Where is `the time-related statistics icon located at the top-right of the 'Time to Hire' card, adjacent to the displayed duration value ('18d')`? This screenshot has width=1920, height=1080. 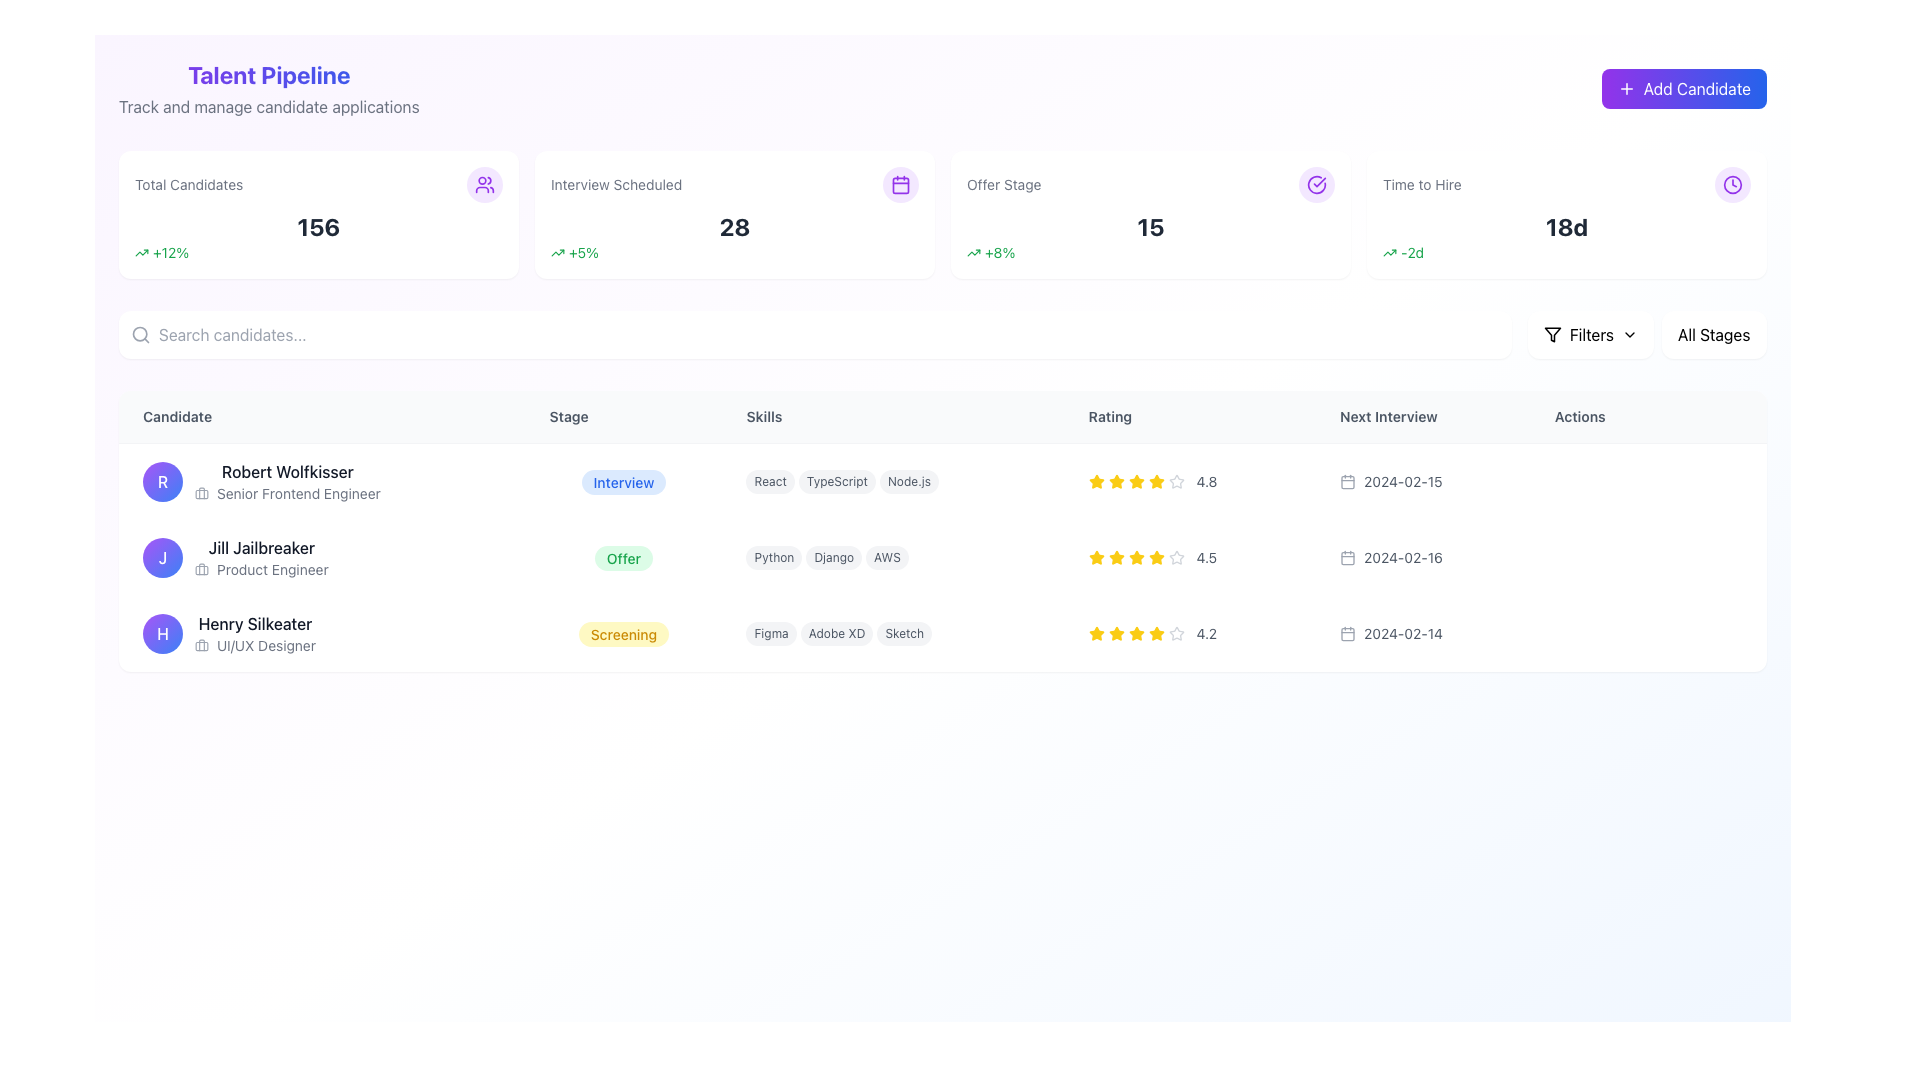
the time-related statistics icon located at the top-right of the 'Time to Hire' card, adjacent to the displayed duration value ('18d') is located at coordinates (1731, 185).